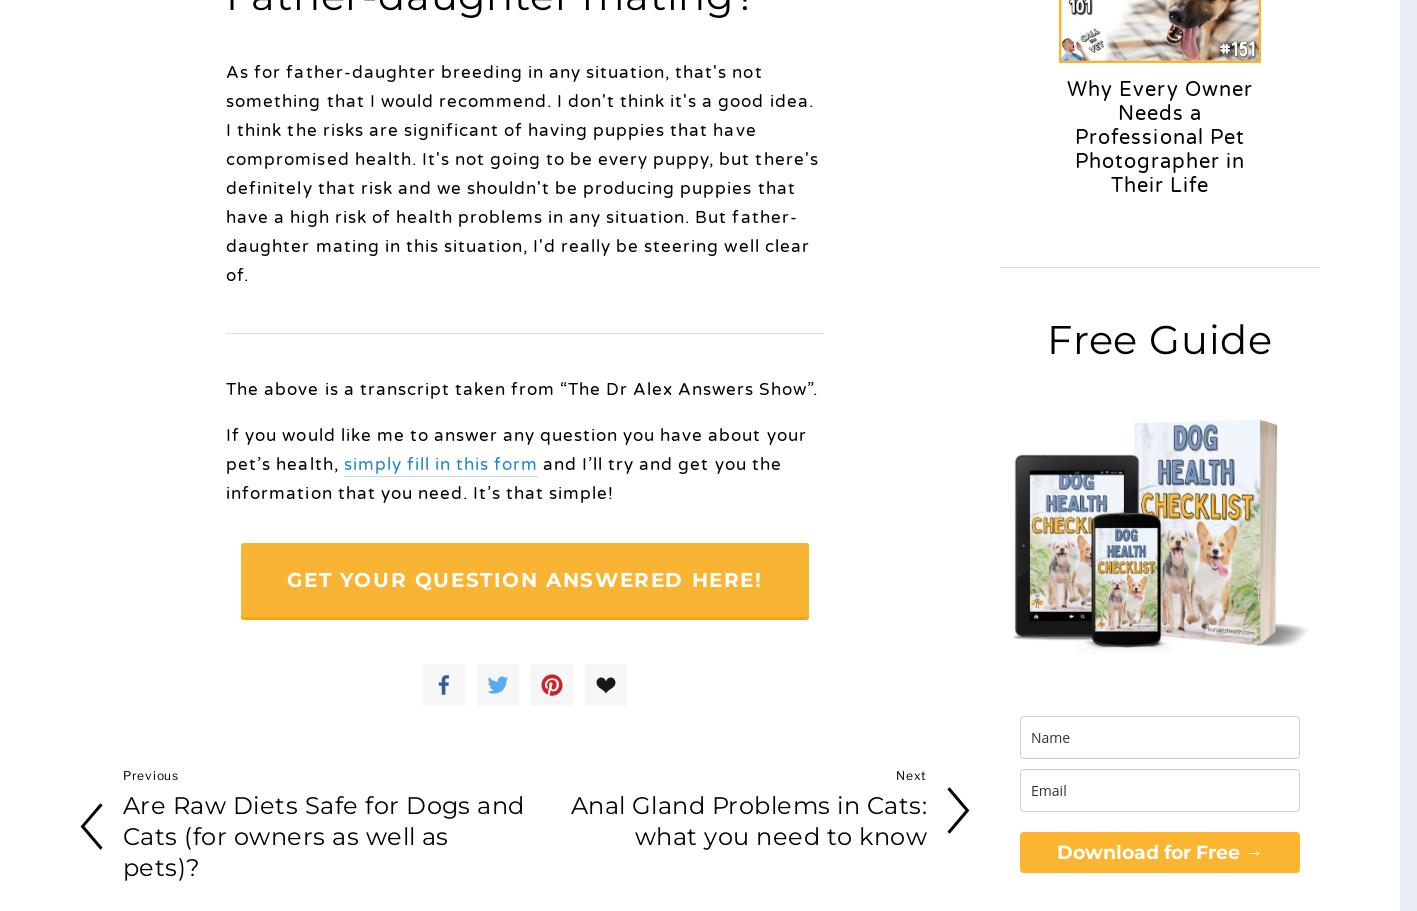  I want to click on 'As for father-daughter breeding in any situation, that's not something that I would recommend. I don't think it's a good idea. I think the risks are significant of having puppies that have compromised health. It's not going to be every puppy, but there's definitely that risk and we shouldn't be producing puppies that have a high risk of health problems in any situation. But father-daughter mating in this situation, I'd really be steering well clear of.', so click(524, 173).